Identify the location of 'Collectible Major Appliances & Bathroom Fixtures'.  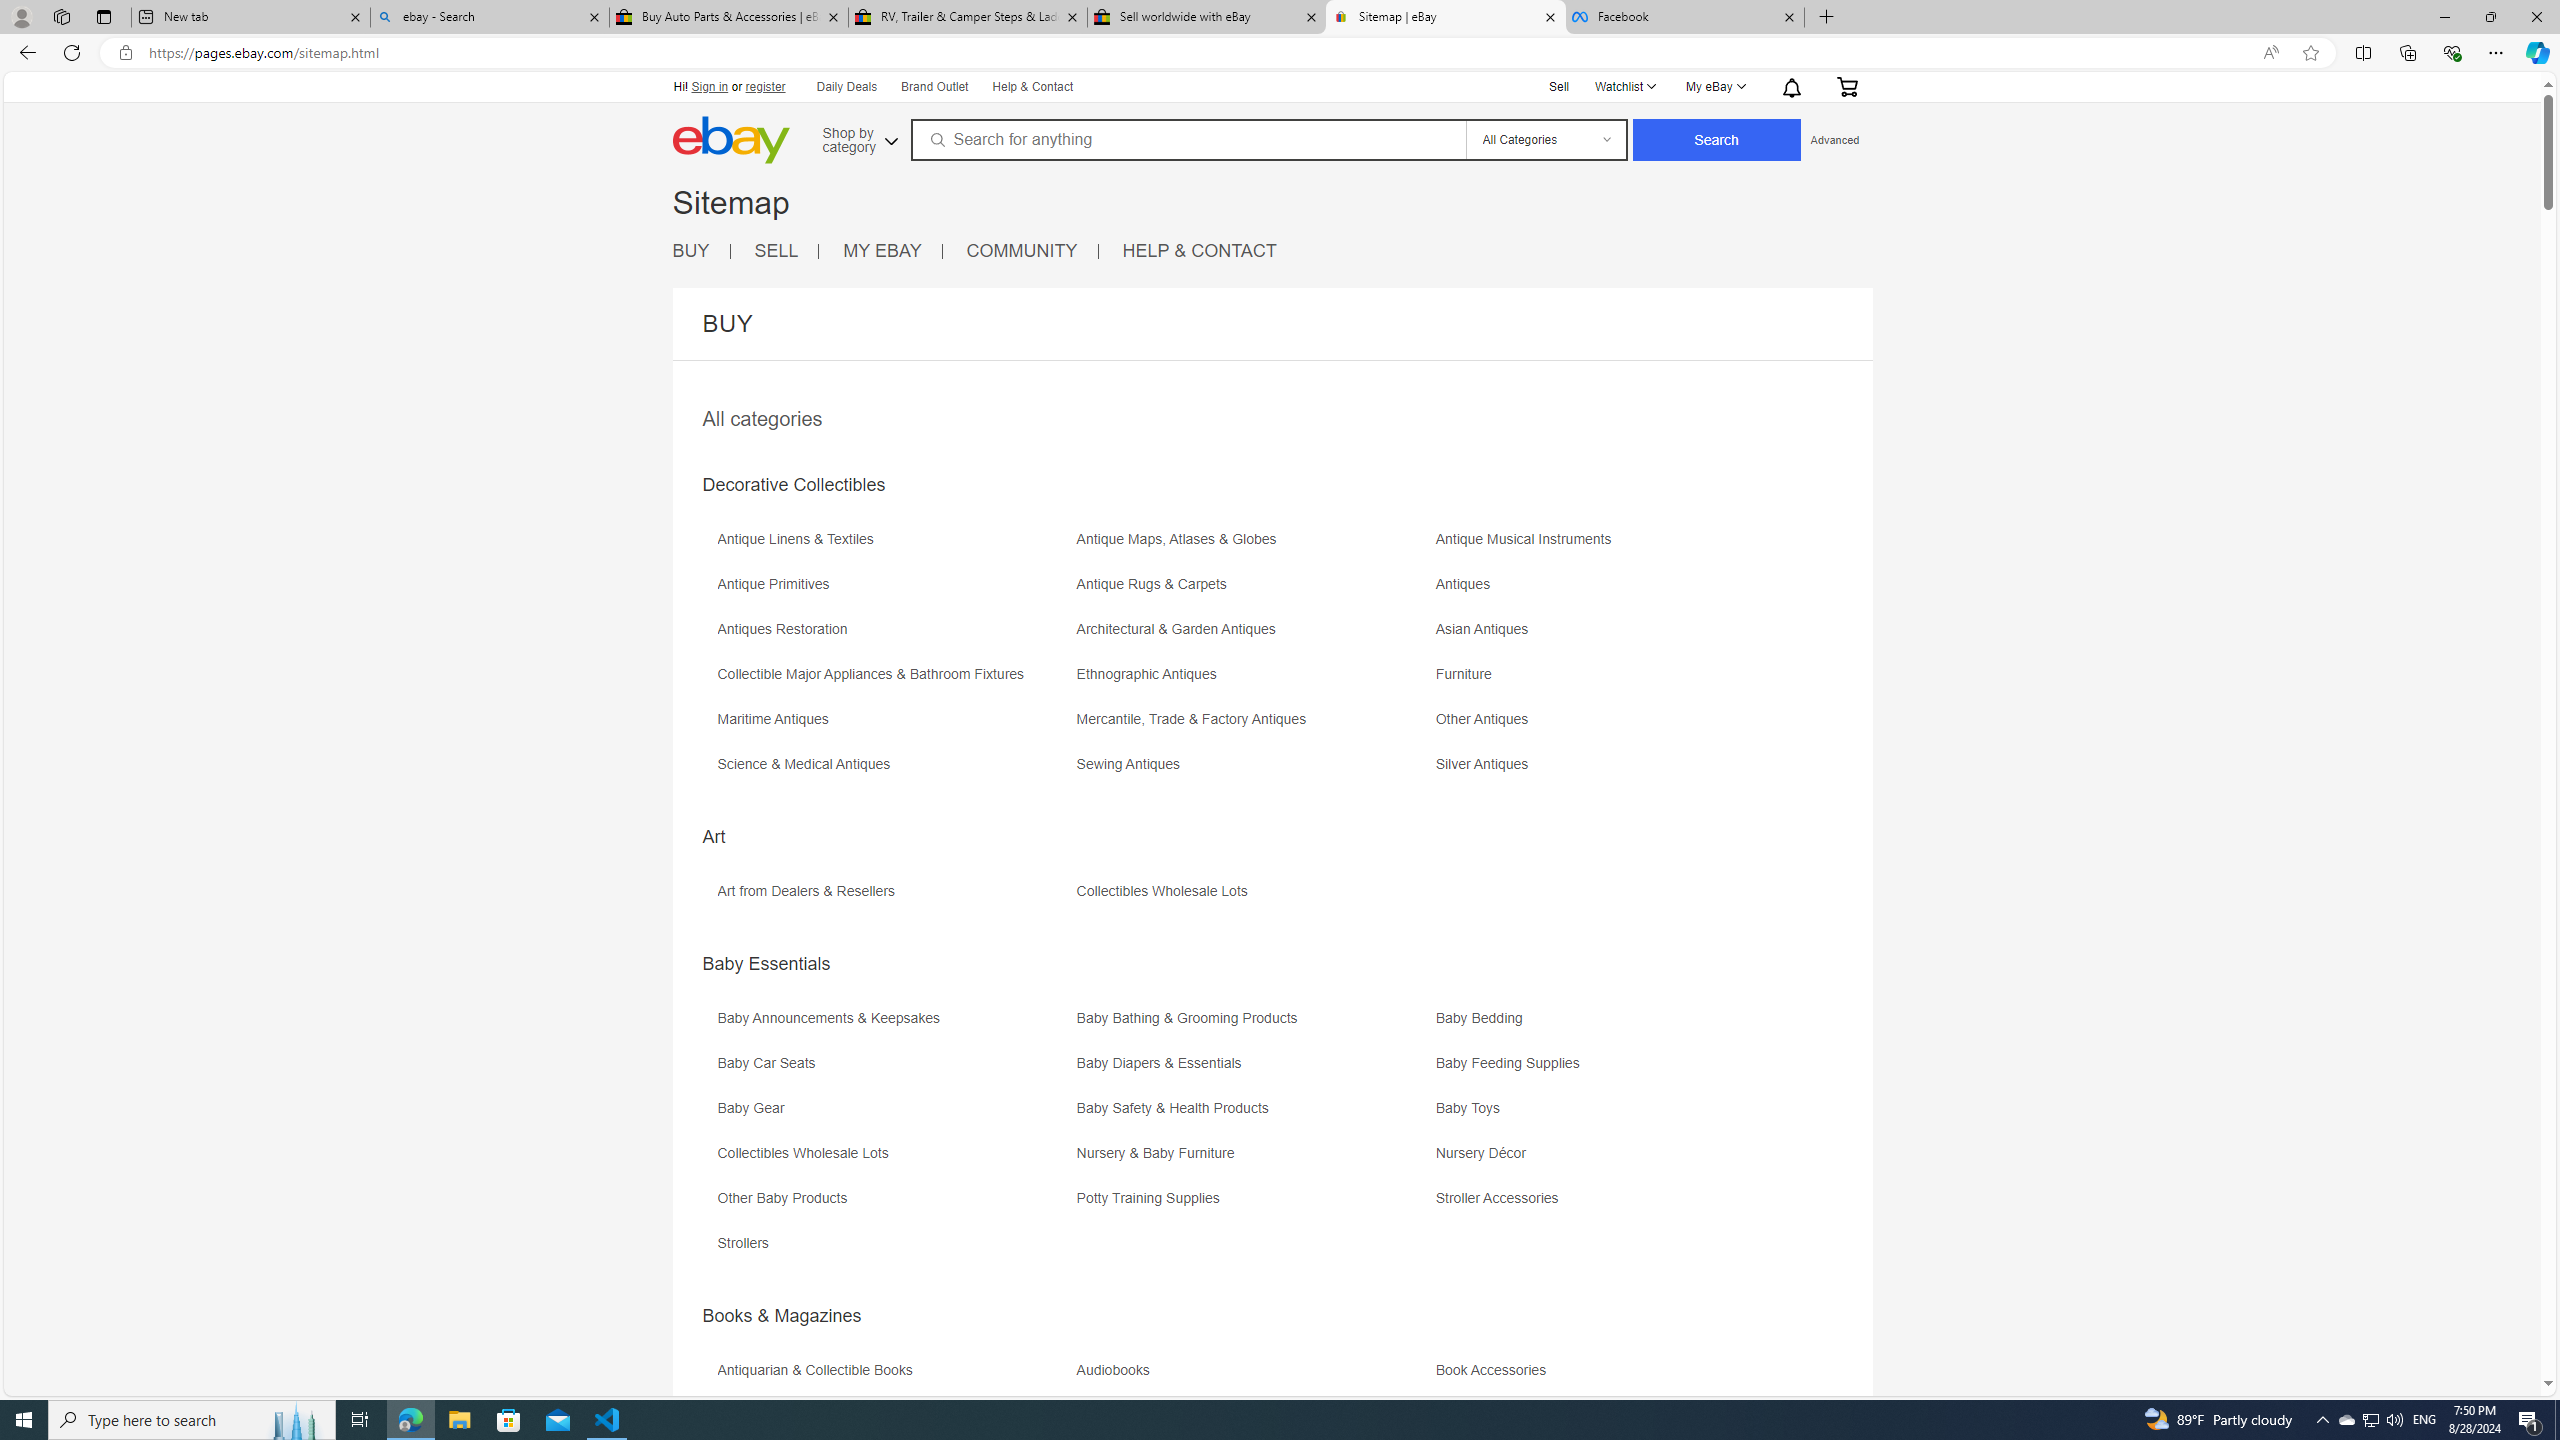
(893, 681).